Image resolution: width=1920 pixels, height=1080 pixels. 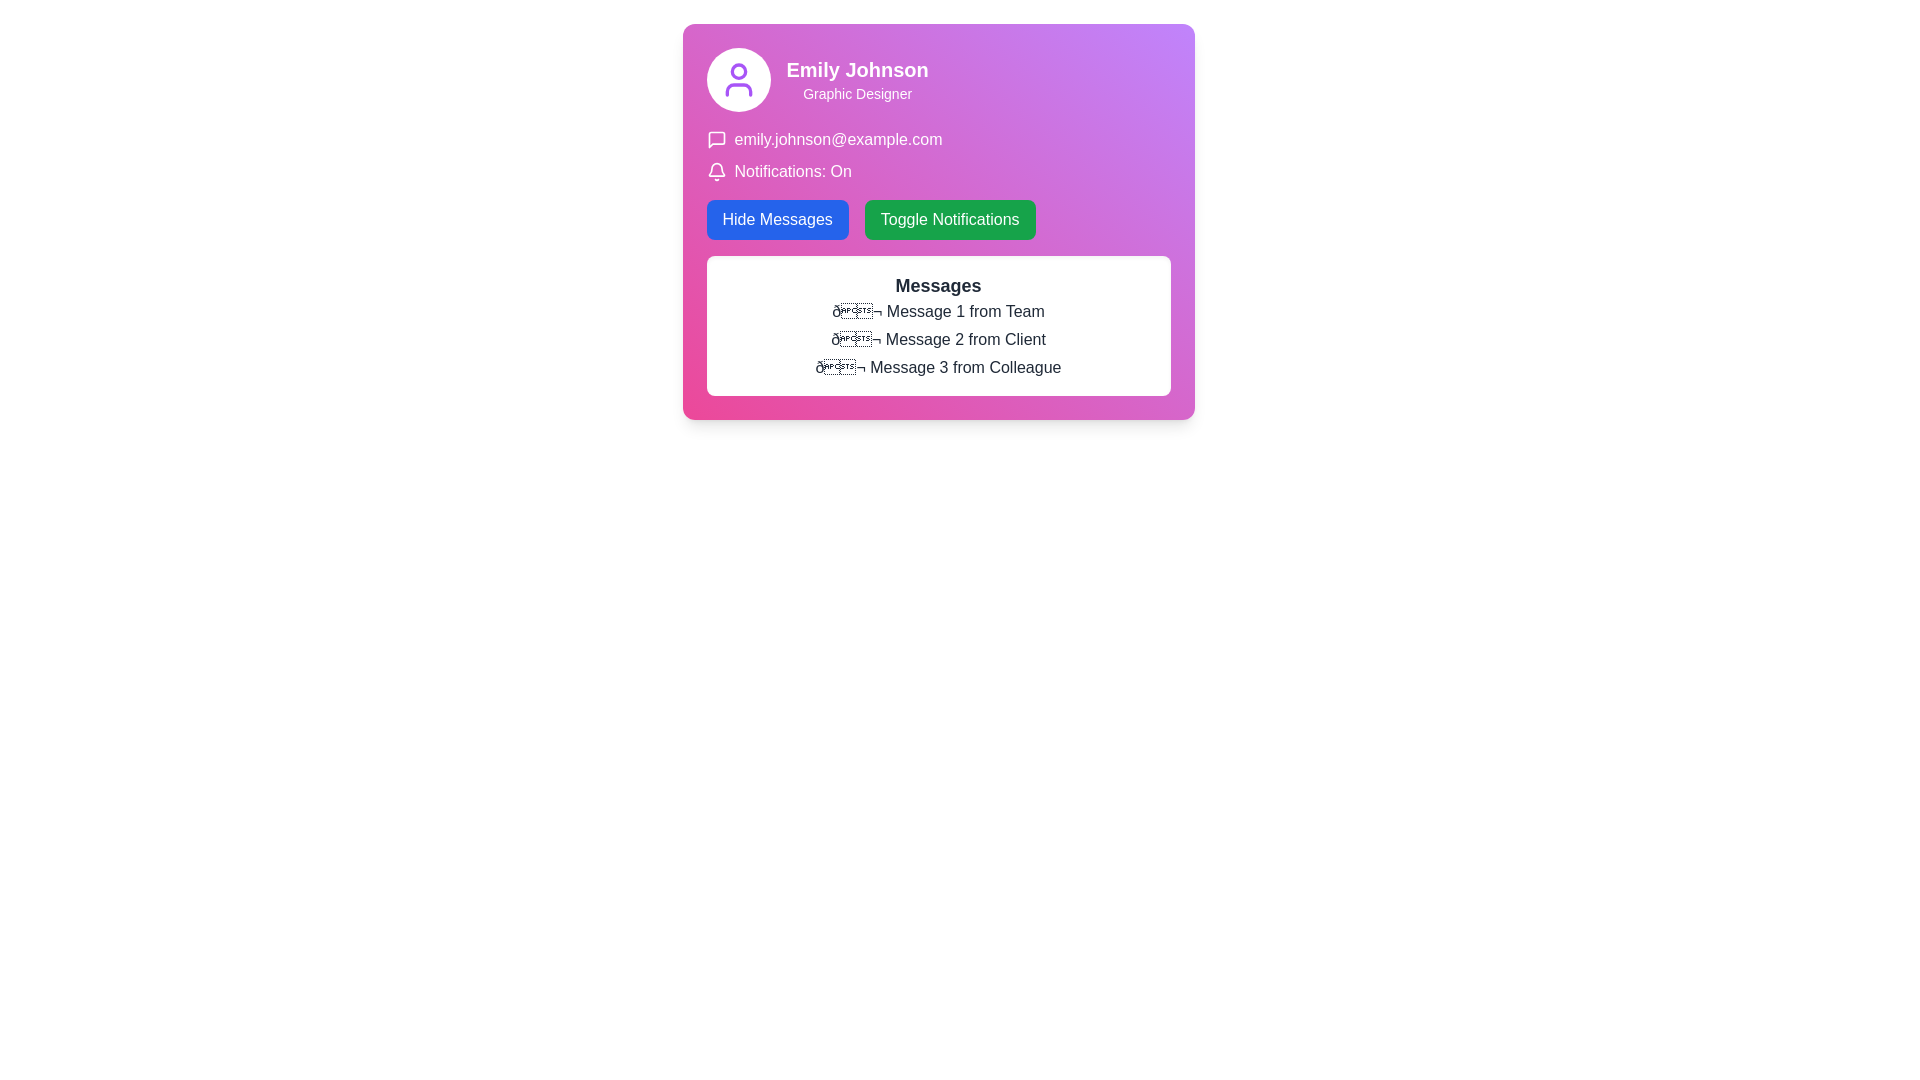 I want to click on the button that hides specific messages, so click(x=776, y=219).